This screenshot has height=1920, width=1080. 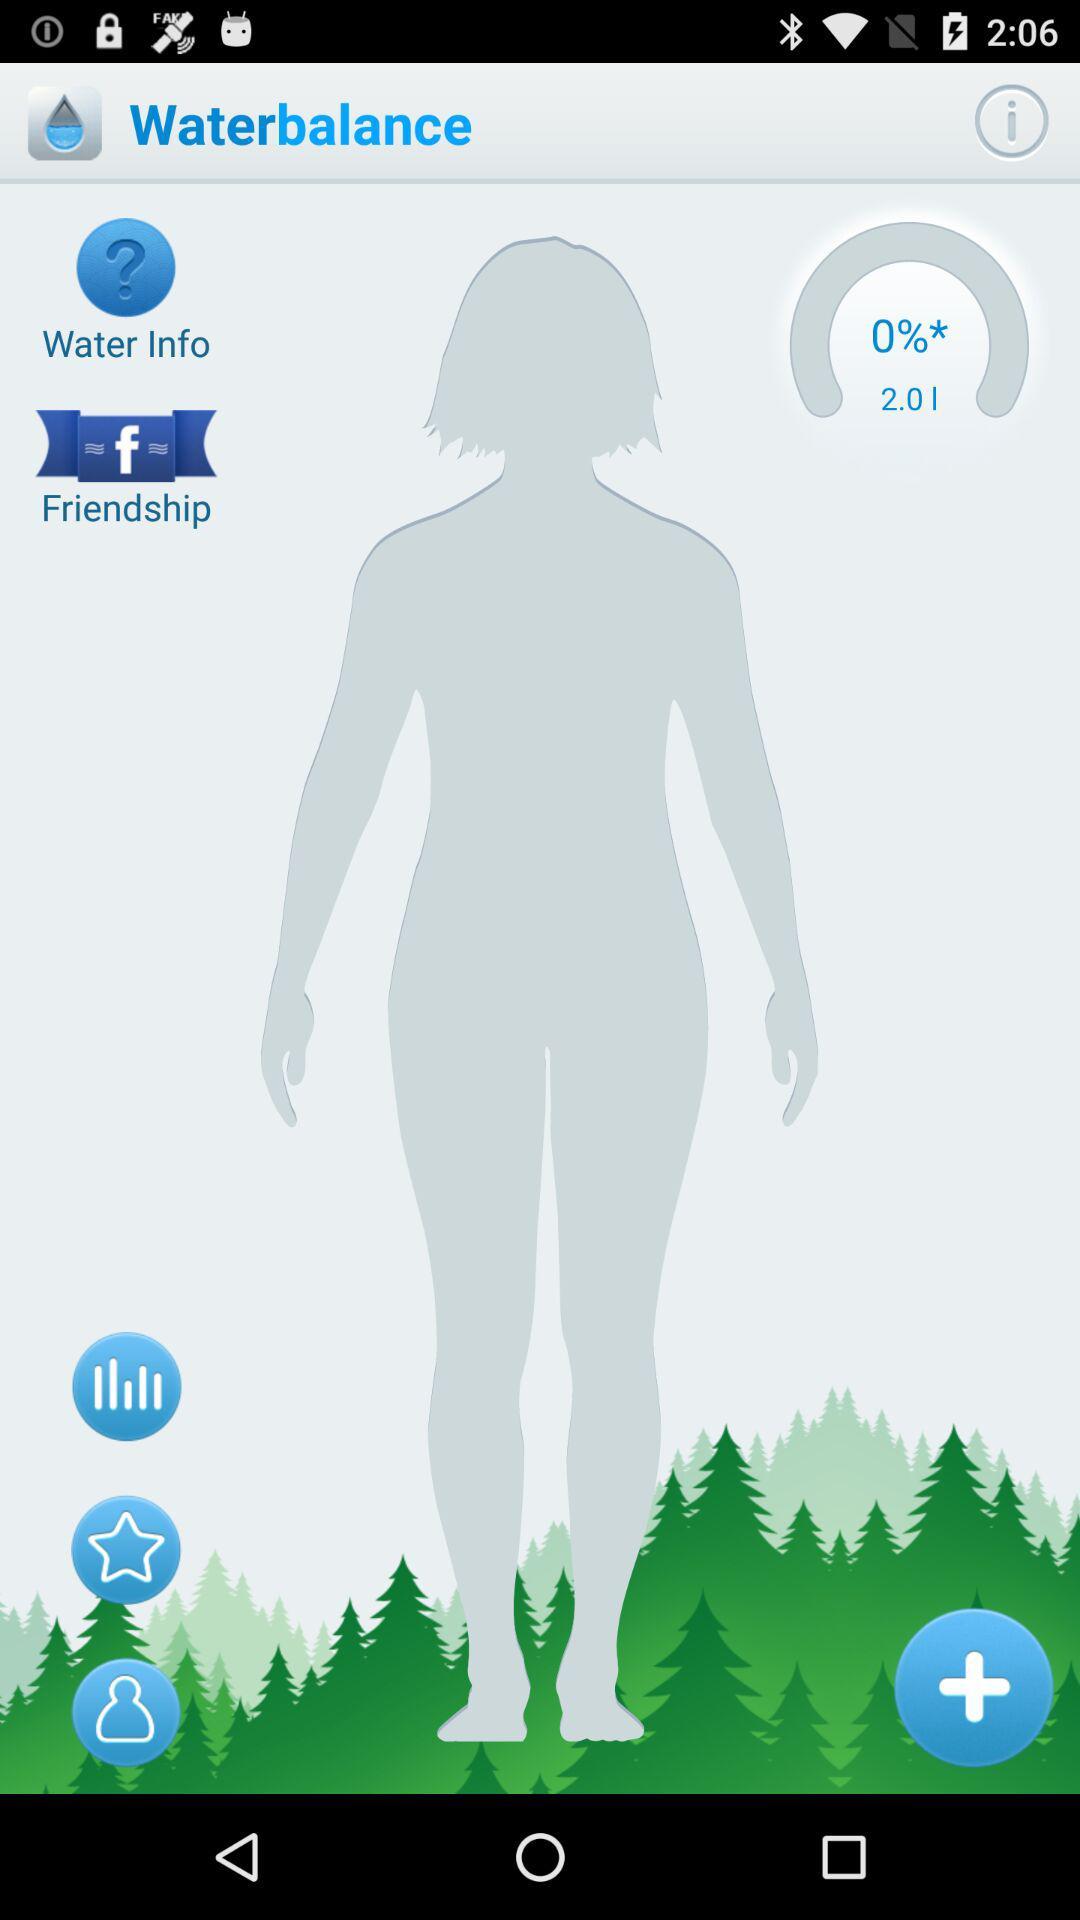 What do you see at coordinates (1011, 122) in the screenshot?
I see `see options` at bounding box center [1011, 122].